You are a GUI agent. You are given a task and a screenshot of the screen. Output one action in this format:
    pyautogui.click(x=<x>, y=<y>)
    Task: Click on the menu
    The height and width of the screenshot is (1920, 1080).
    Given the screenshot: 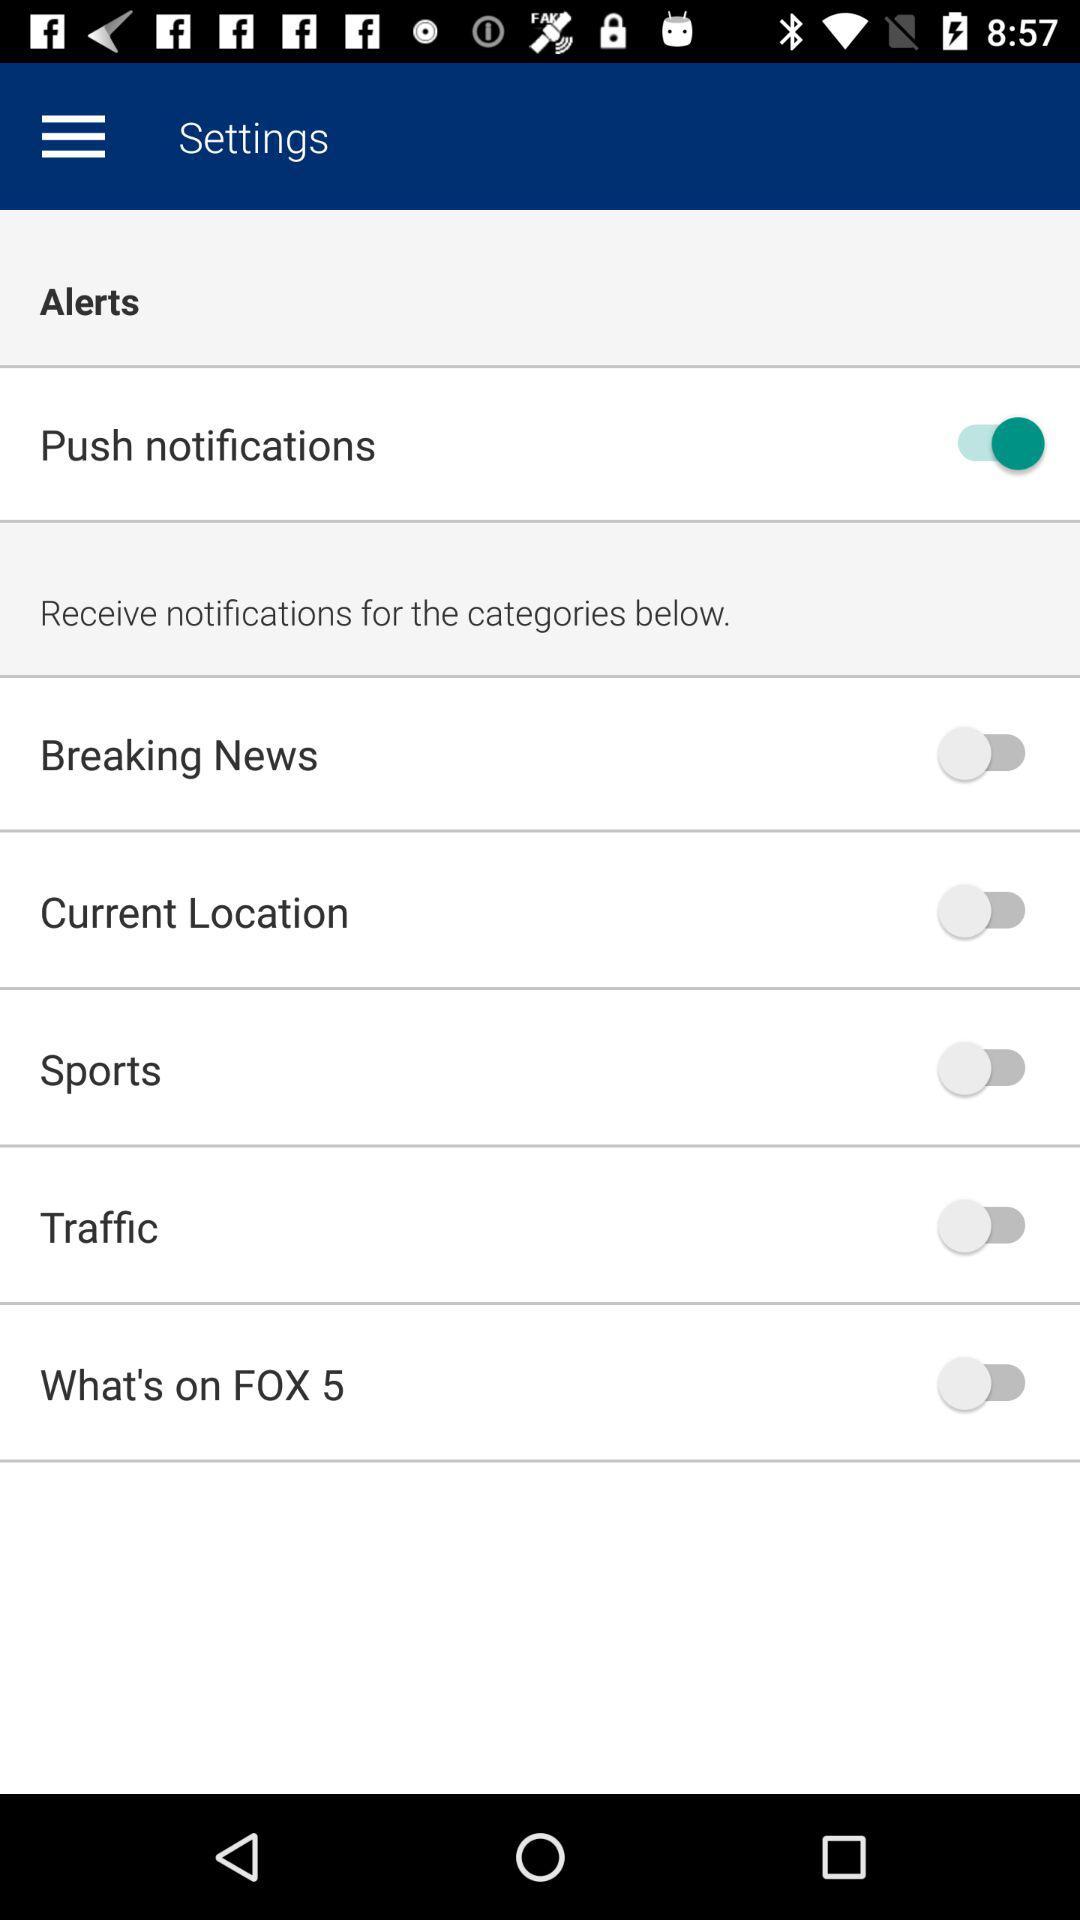 What is the action you would take?
    pyautogui.click(x=72, y=135)
    